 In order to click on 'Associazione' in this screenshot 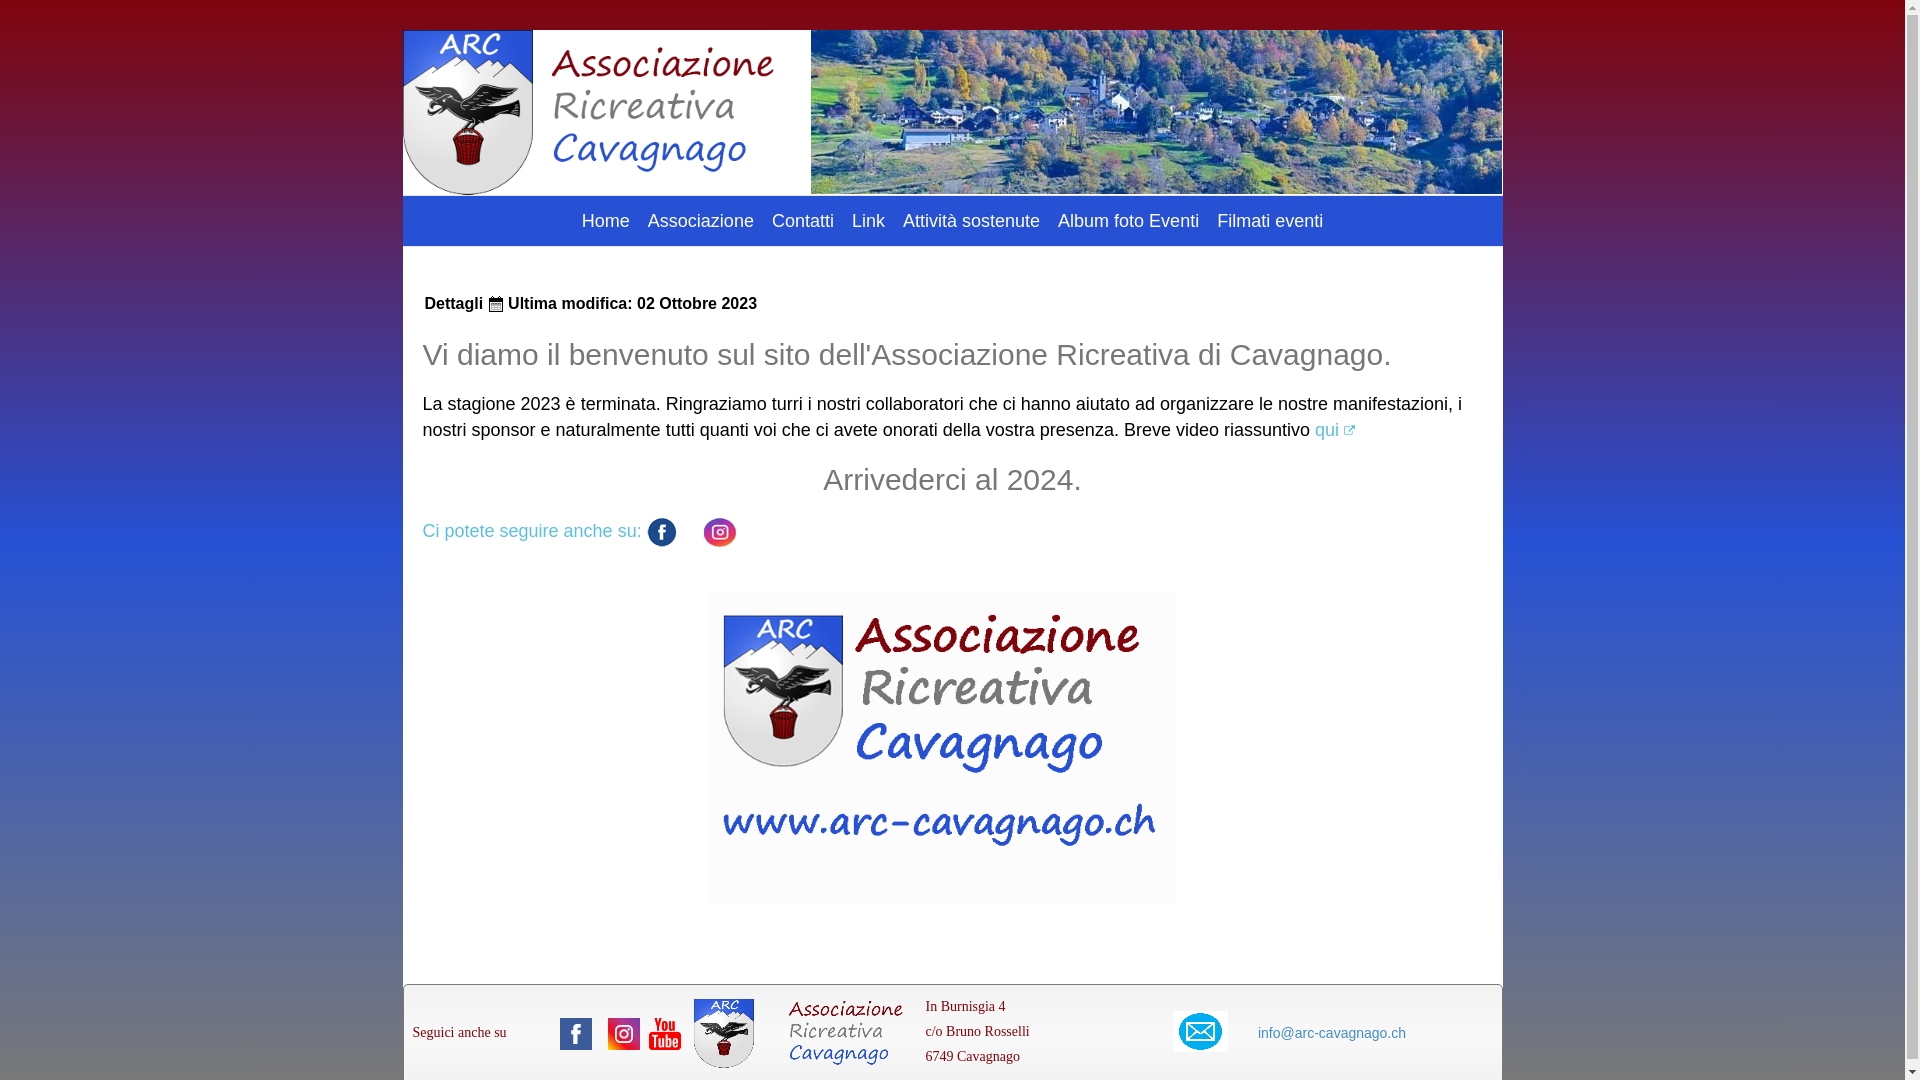, I will do `click(700, 220)`.